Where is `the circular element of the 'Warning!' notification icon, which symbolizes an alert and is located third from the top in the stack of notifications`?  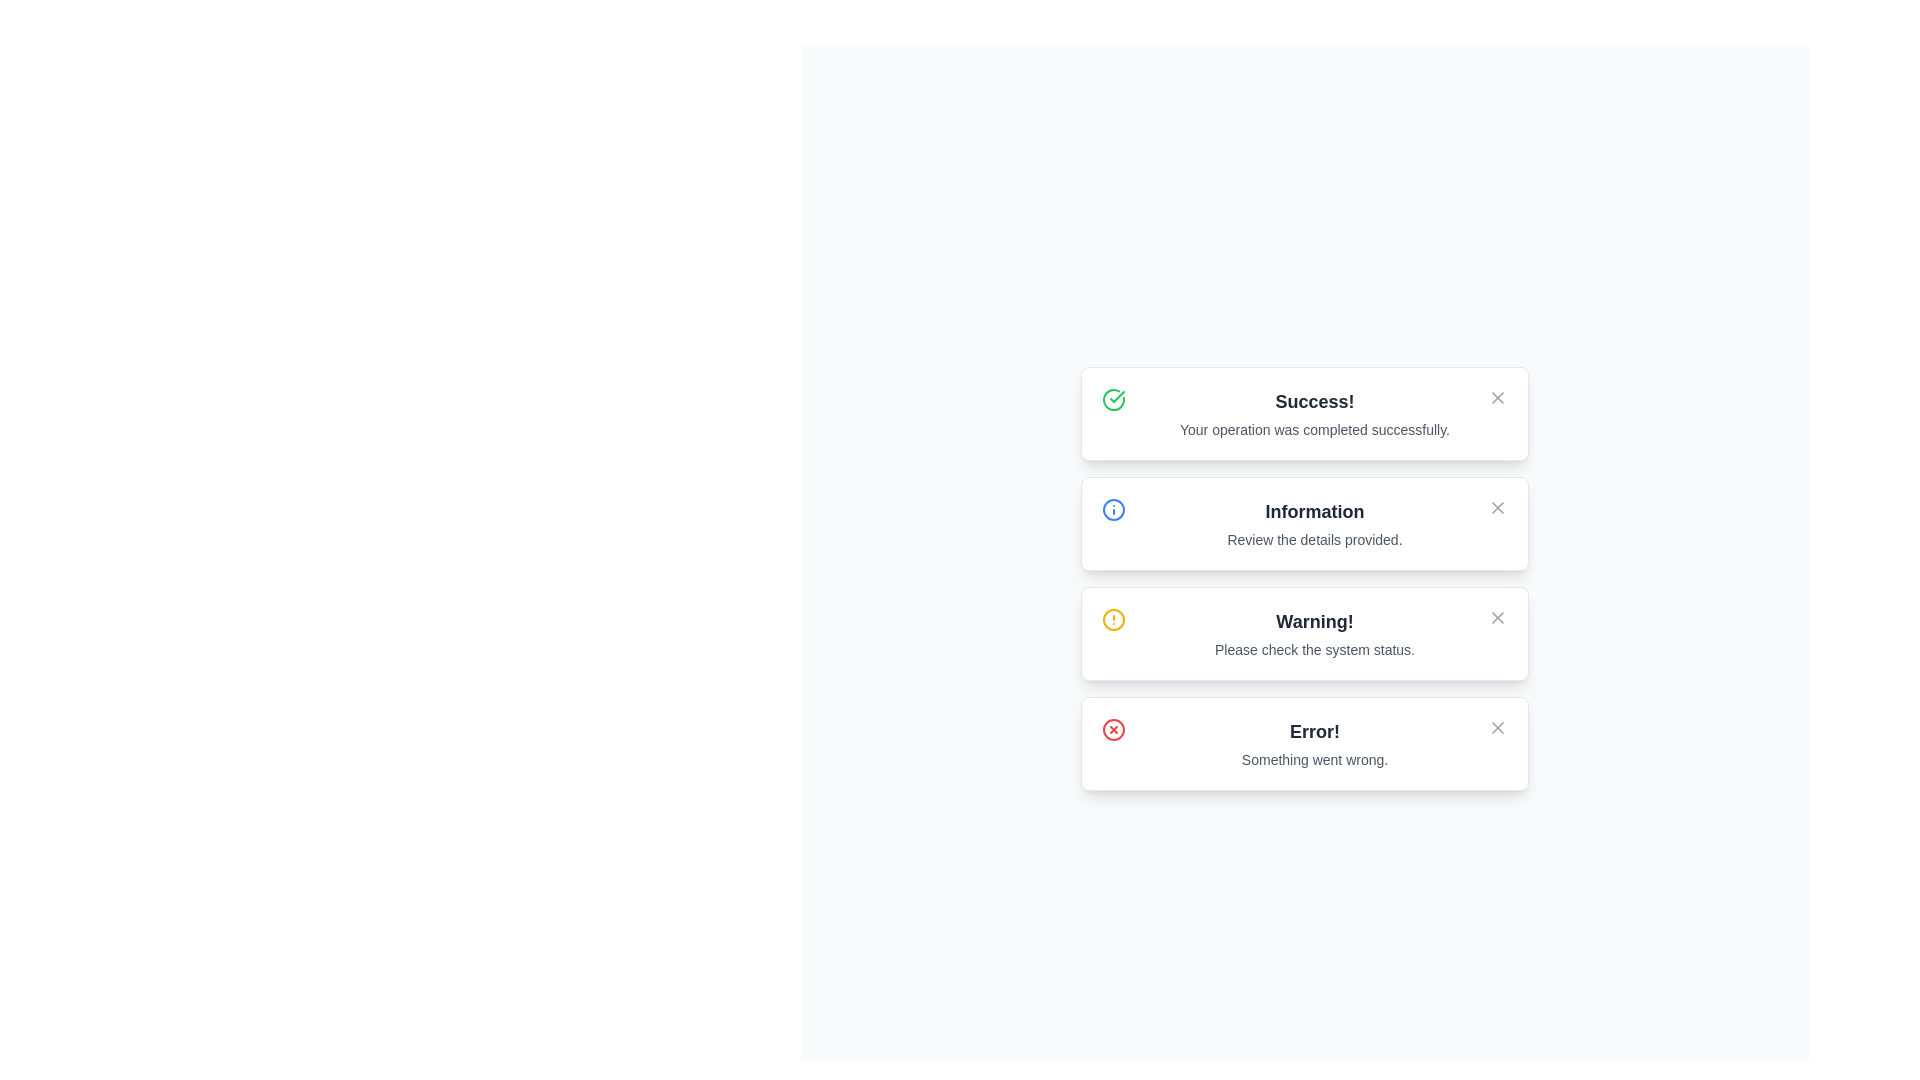
the circular element of the 'Warning!' notification icon, which symbolizes an alert and is located third from the top in the stack of notifications is located at coordinates (1112, 619).